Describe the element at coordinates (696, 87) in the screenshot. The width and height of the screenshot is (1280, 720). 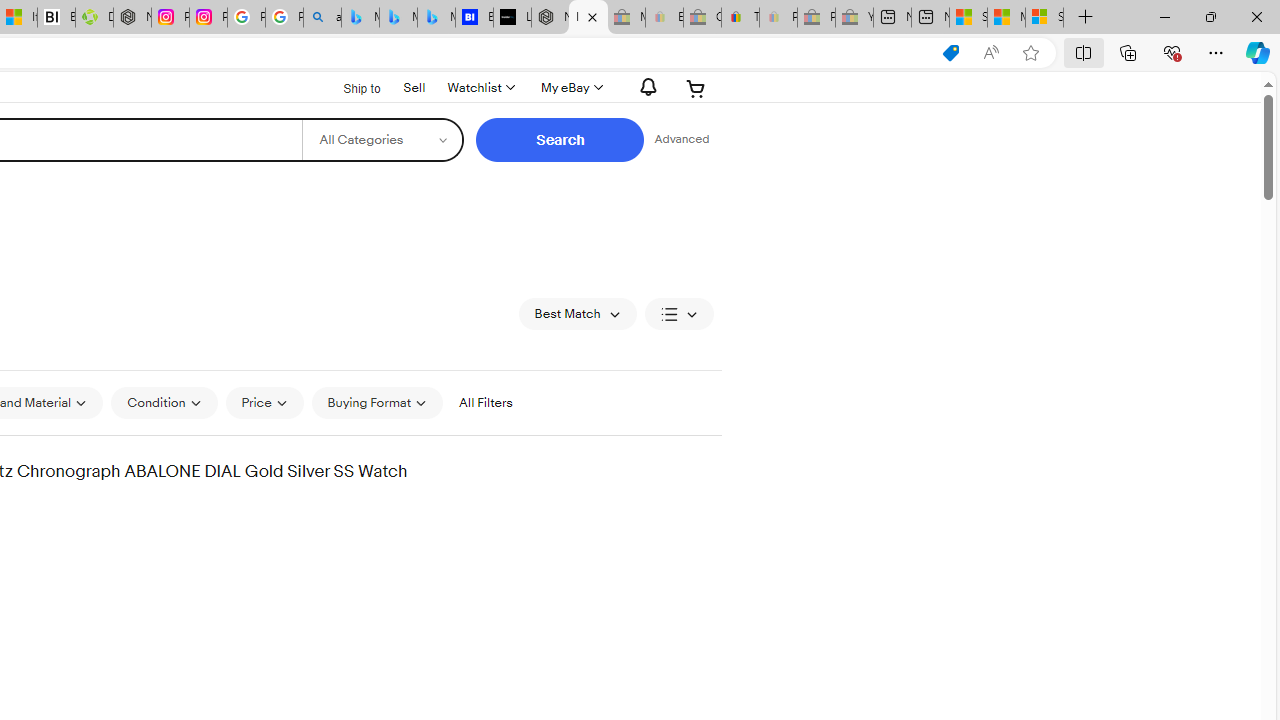
I see `'Expand Cart'` at that location.